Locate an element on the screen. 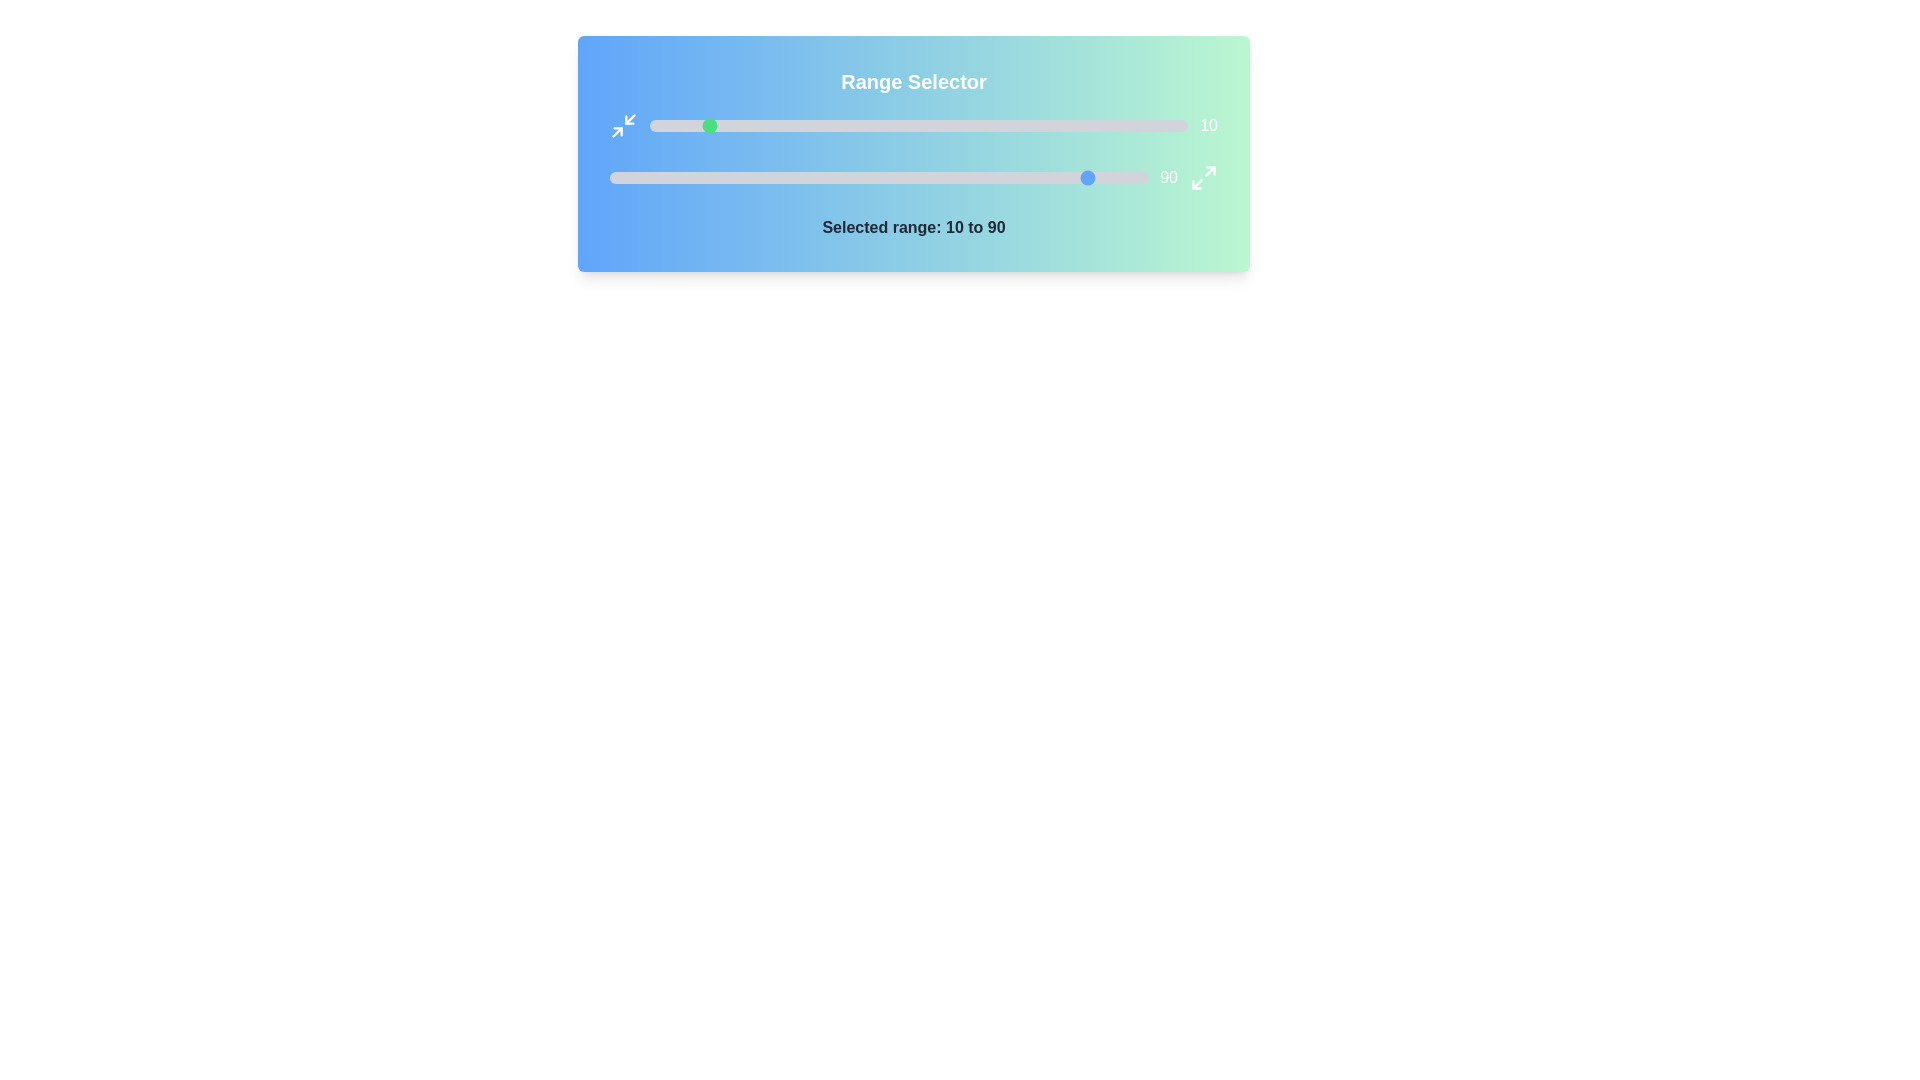 The image size is (1920, 1080). the slider is located at coordinates (1058, 126).